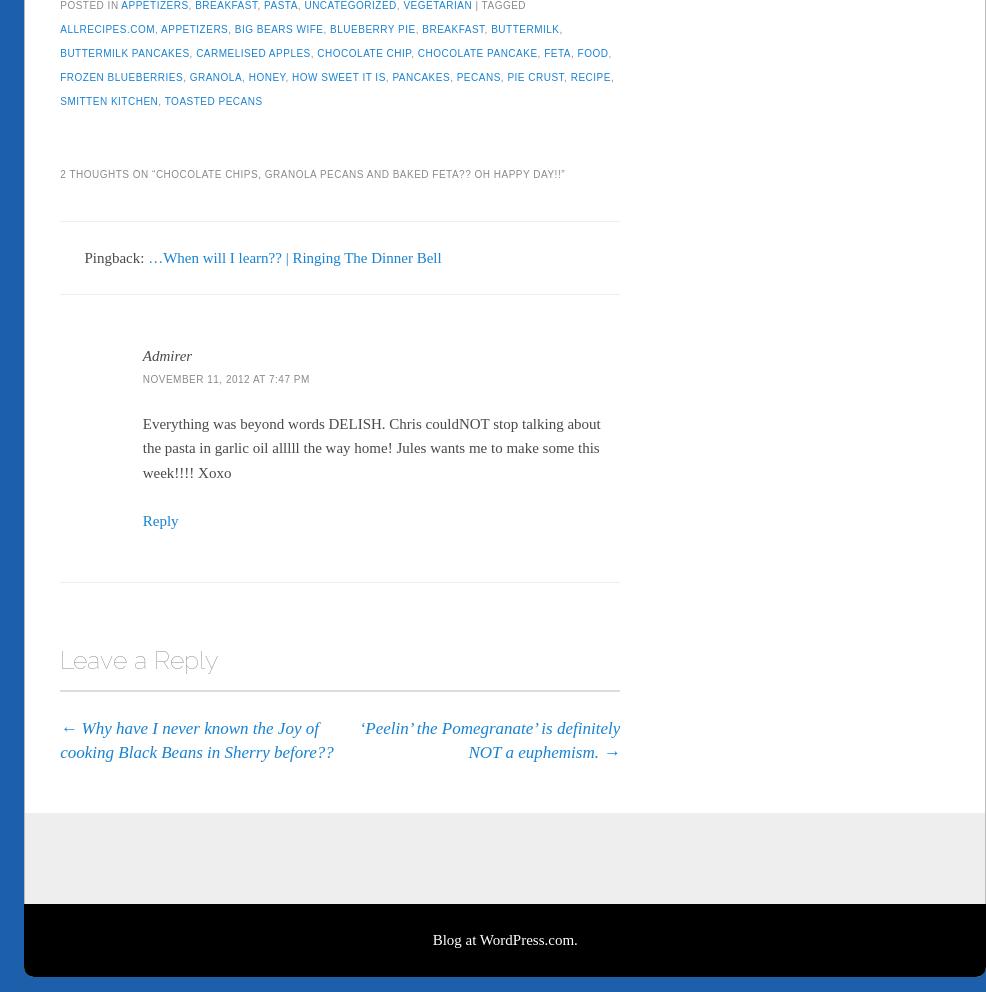 The height and width of the screenshot is (992, 986). What do you see at coordinates (478, 72) in the screenshot?
I see `'pecans'` at bounding box center [478, 72].